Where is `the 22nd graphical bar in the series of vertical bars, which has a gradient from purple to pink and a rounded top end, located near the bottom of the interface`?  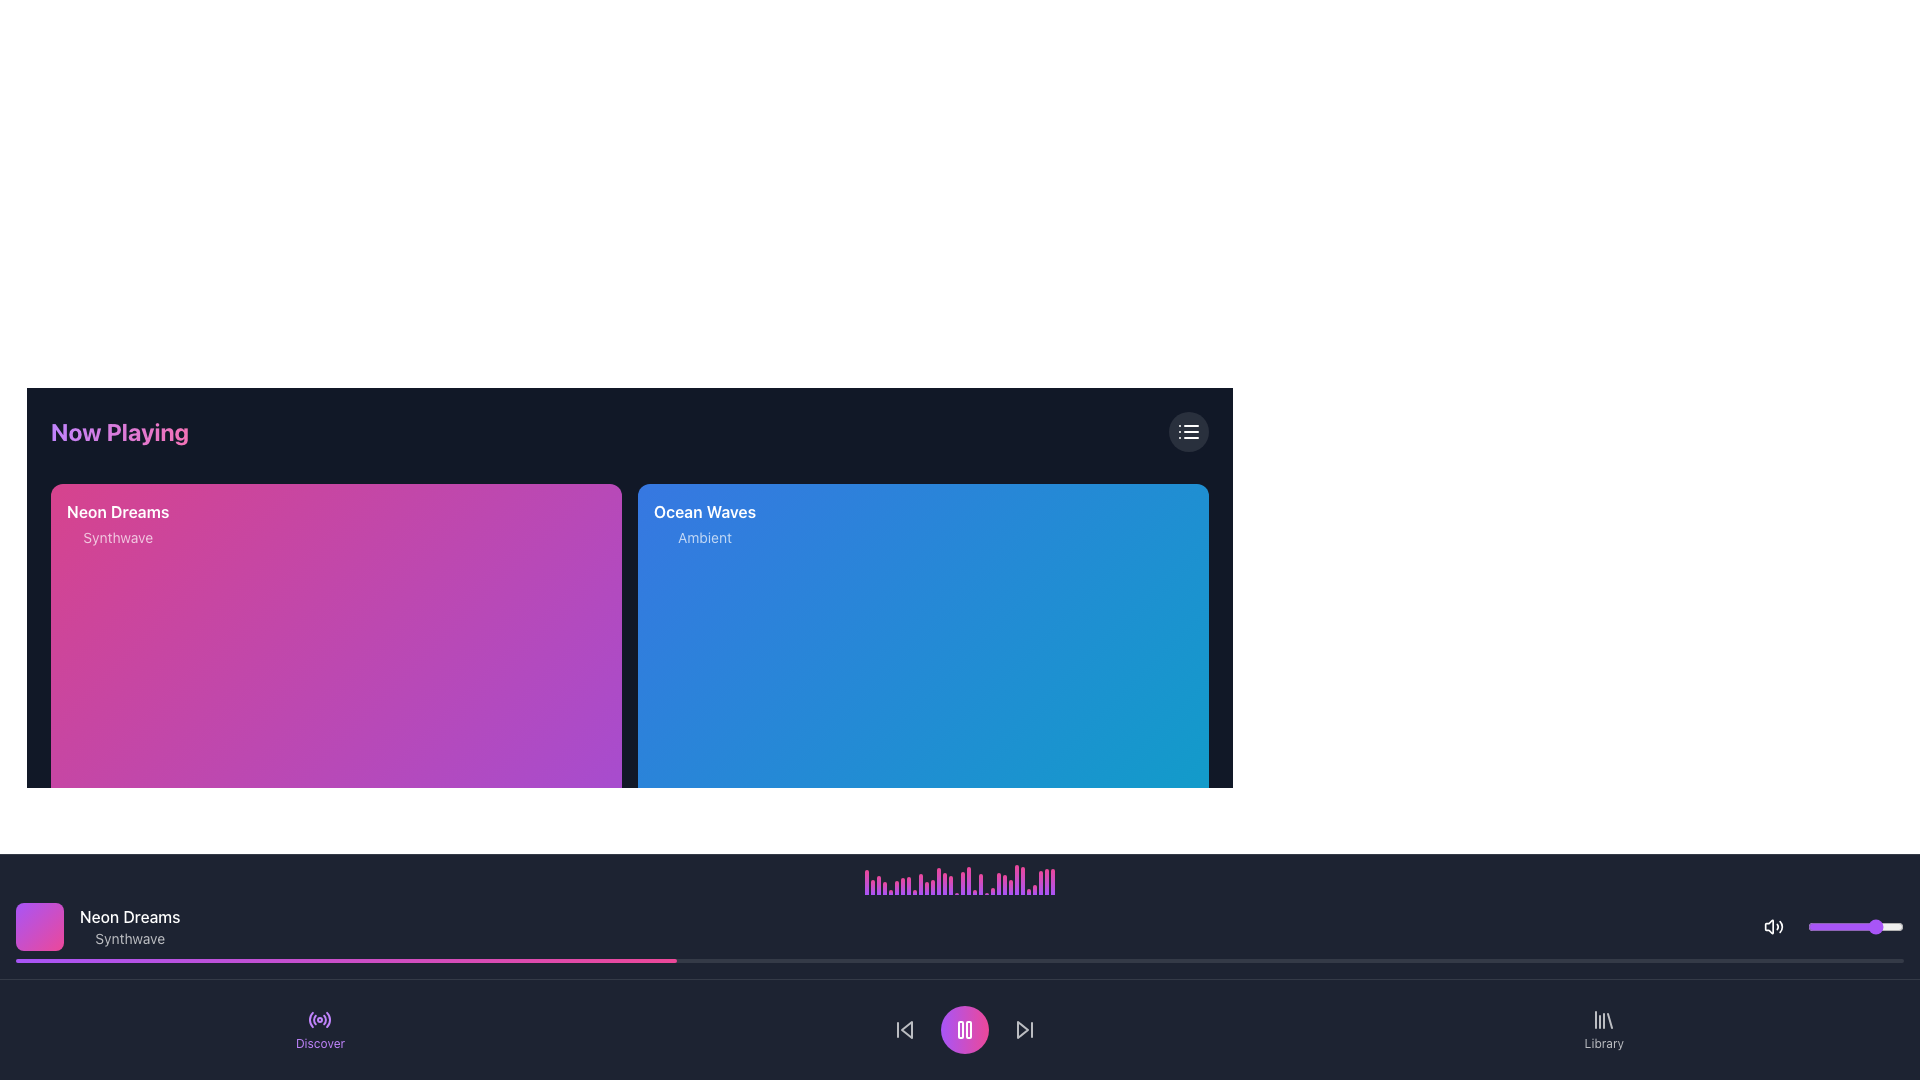
the 22nd graphical bar in the series of vertical bars, which has a gradient from purple to pink and a rounded top end, located near the bottom of the interface is located at coordinates (993, 885).